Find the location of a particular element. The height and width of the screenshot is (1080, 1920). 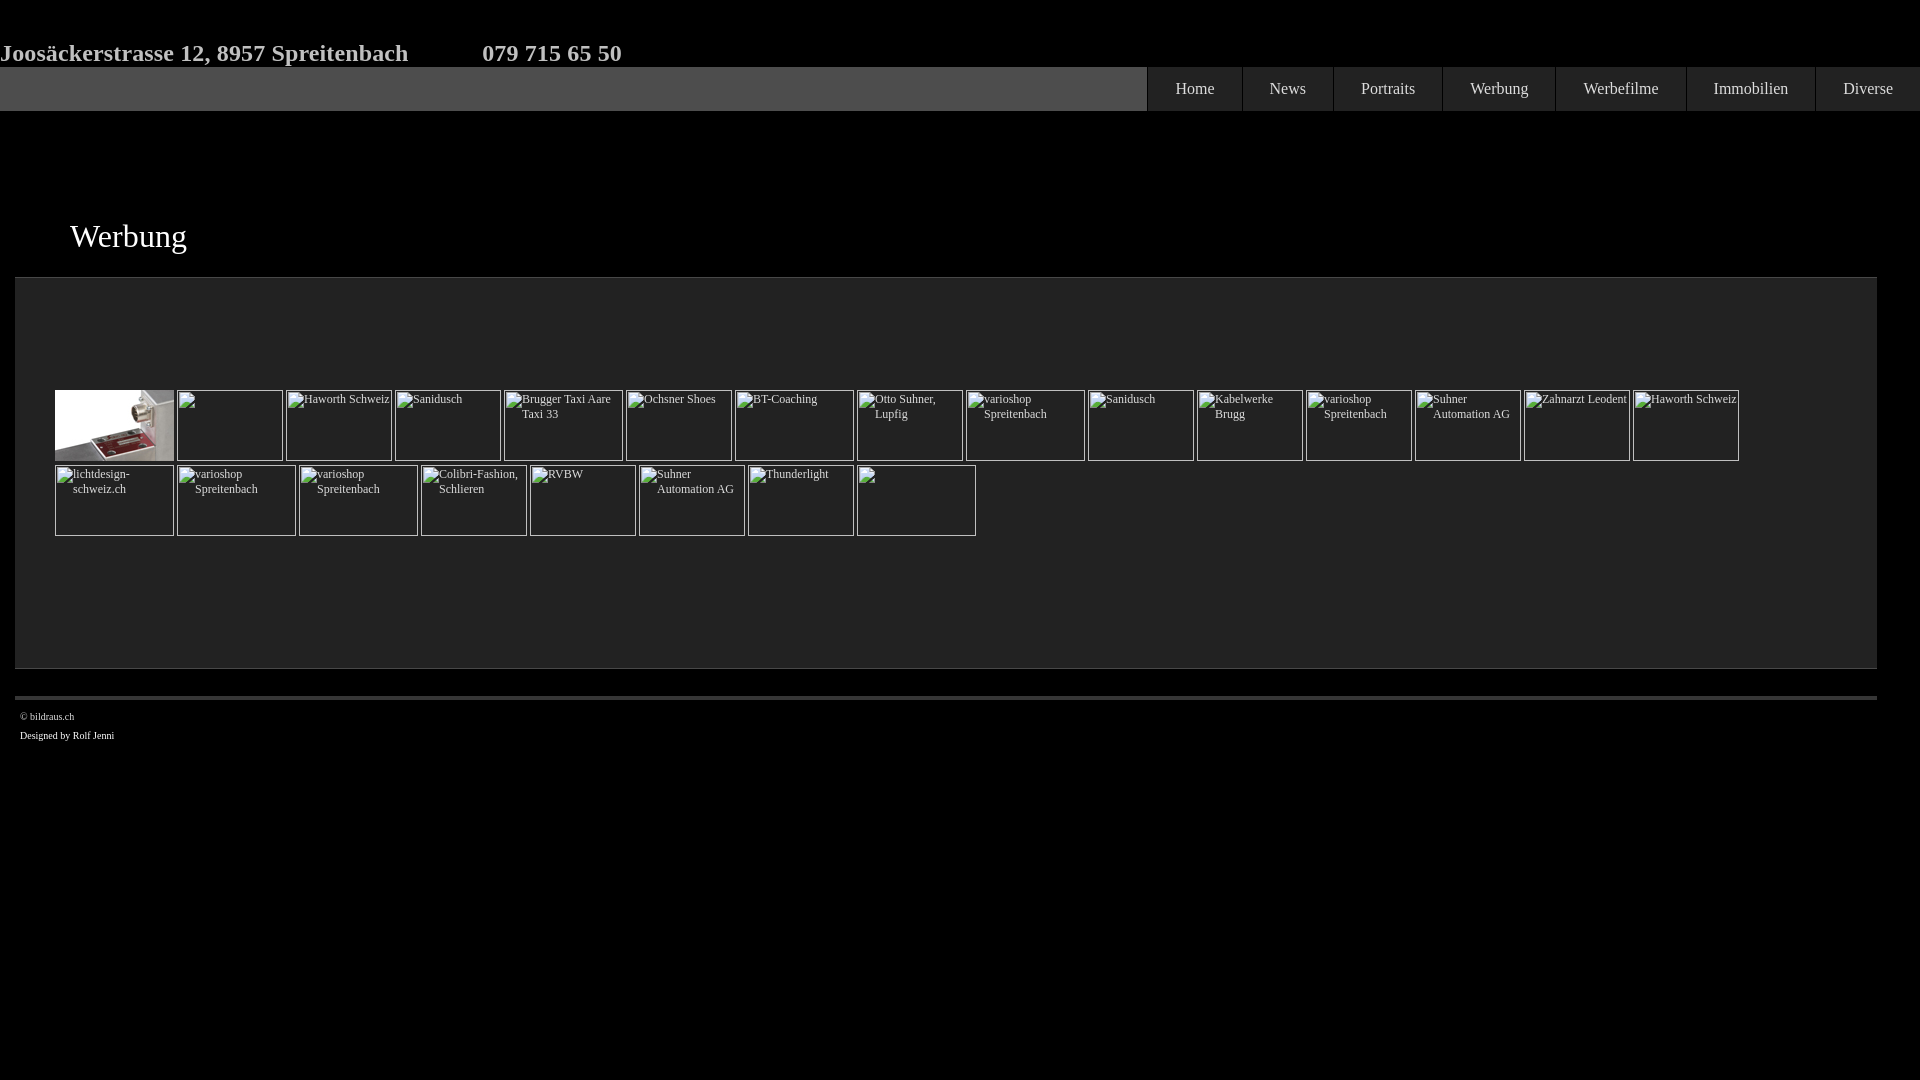

'Portraits' is located at coordinates (1386, 87).